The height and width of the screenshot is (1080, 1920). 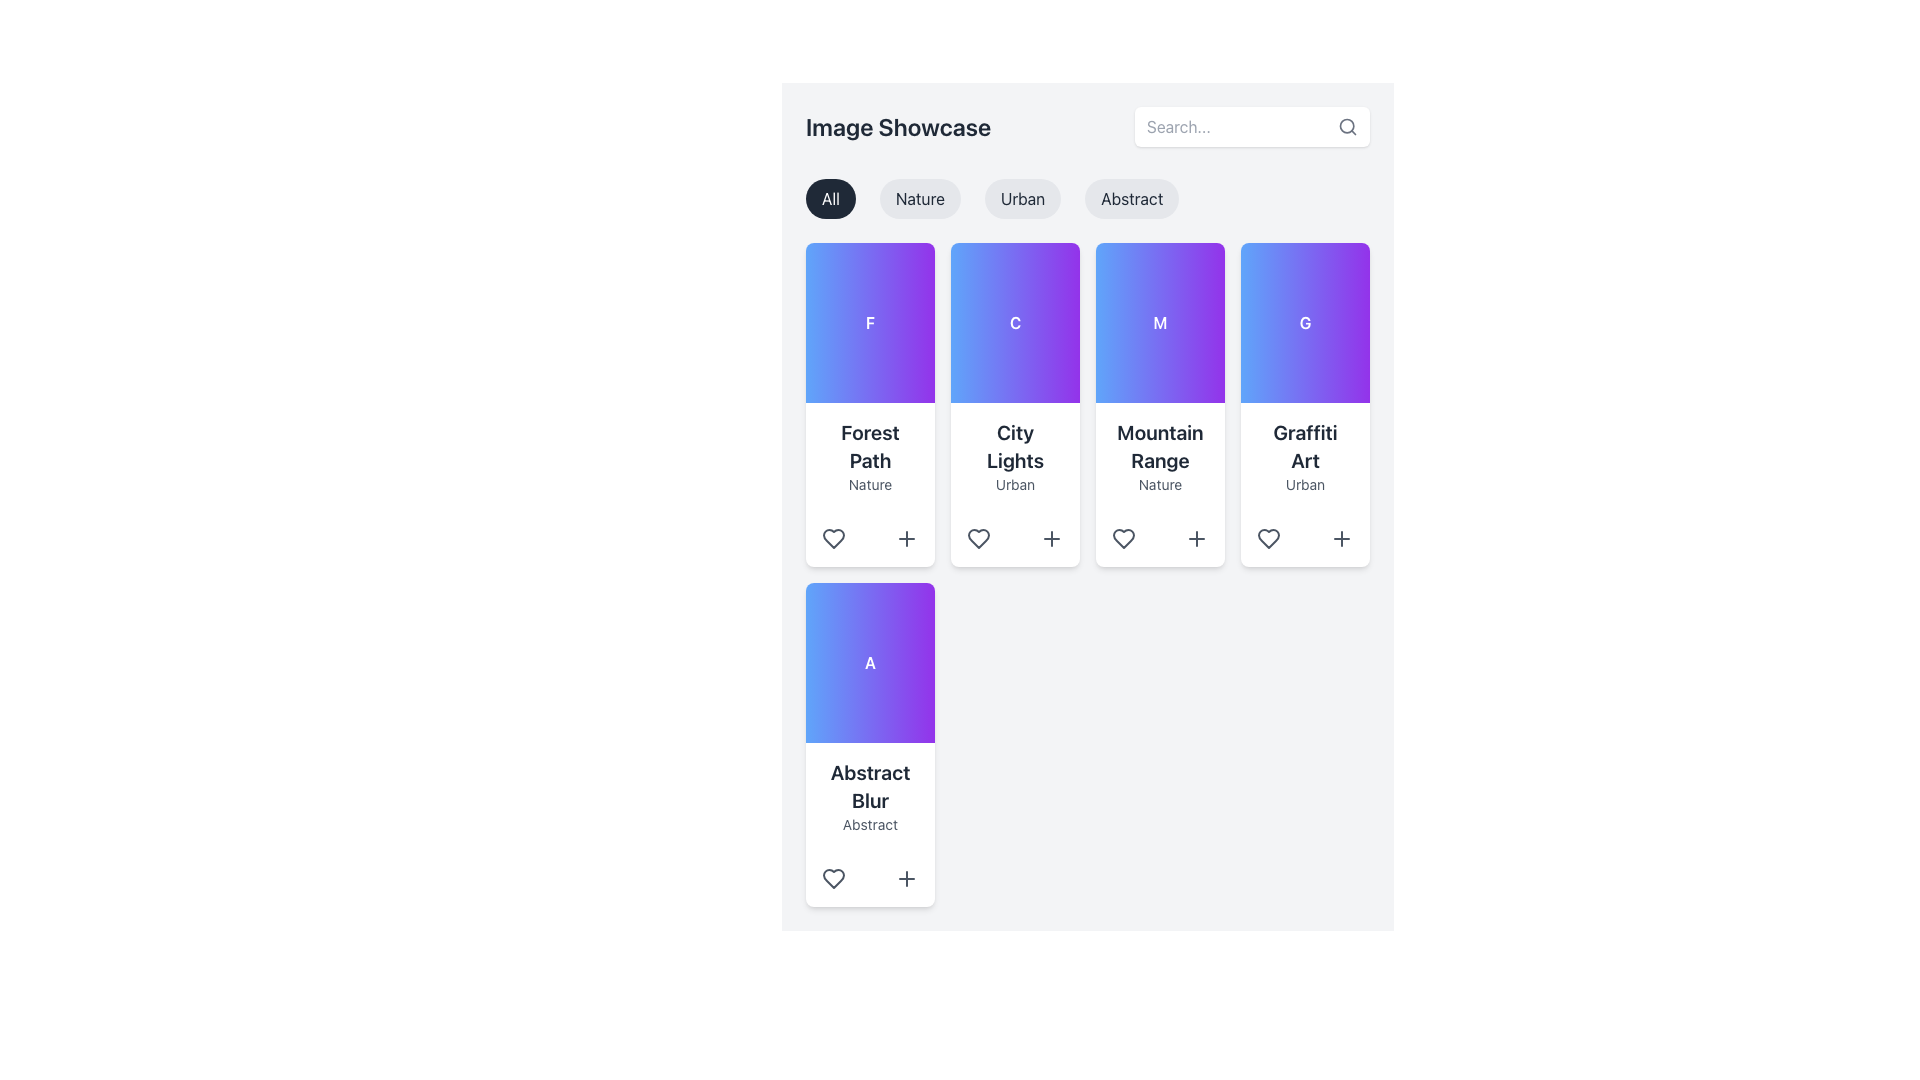 What do you see at coordinates (1050, 538) in the screenshot?
I see `the interactive button located at the bottom-right area of the 'City Lights' card` at bounding box center [1050, 538].